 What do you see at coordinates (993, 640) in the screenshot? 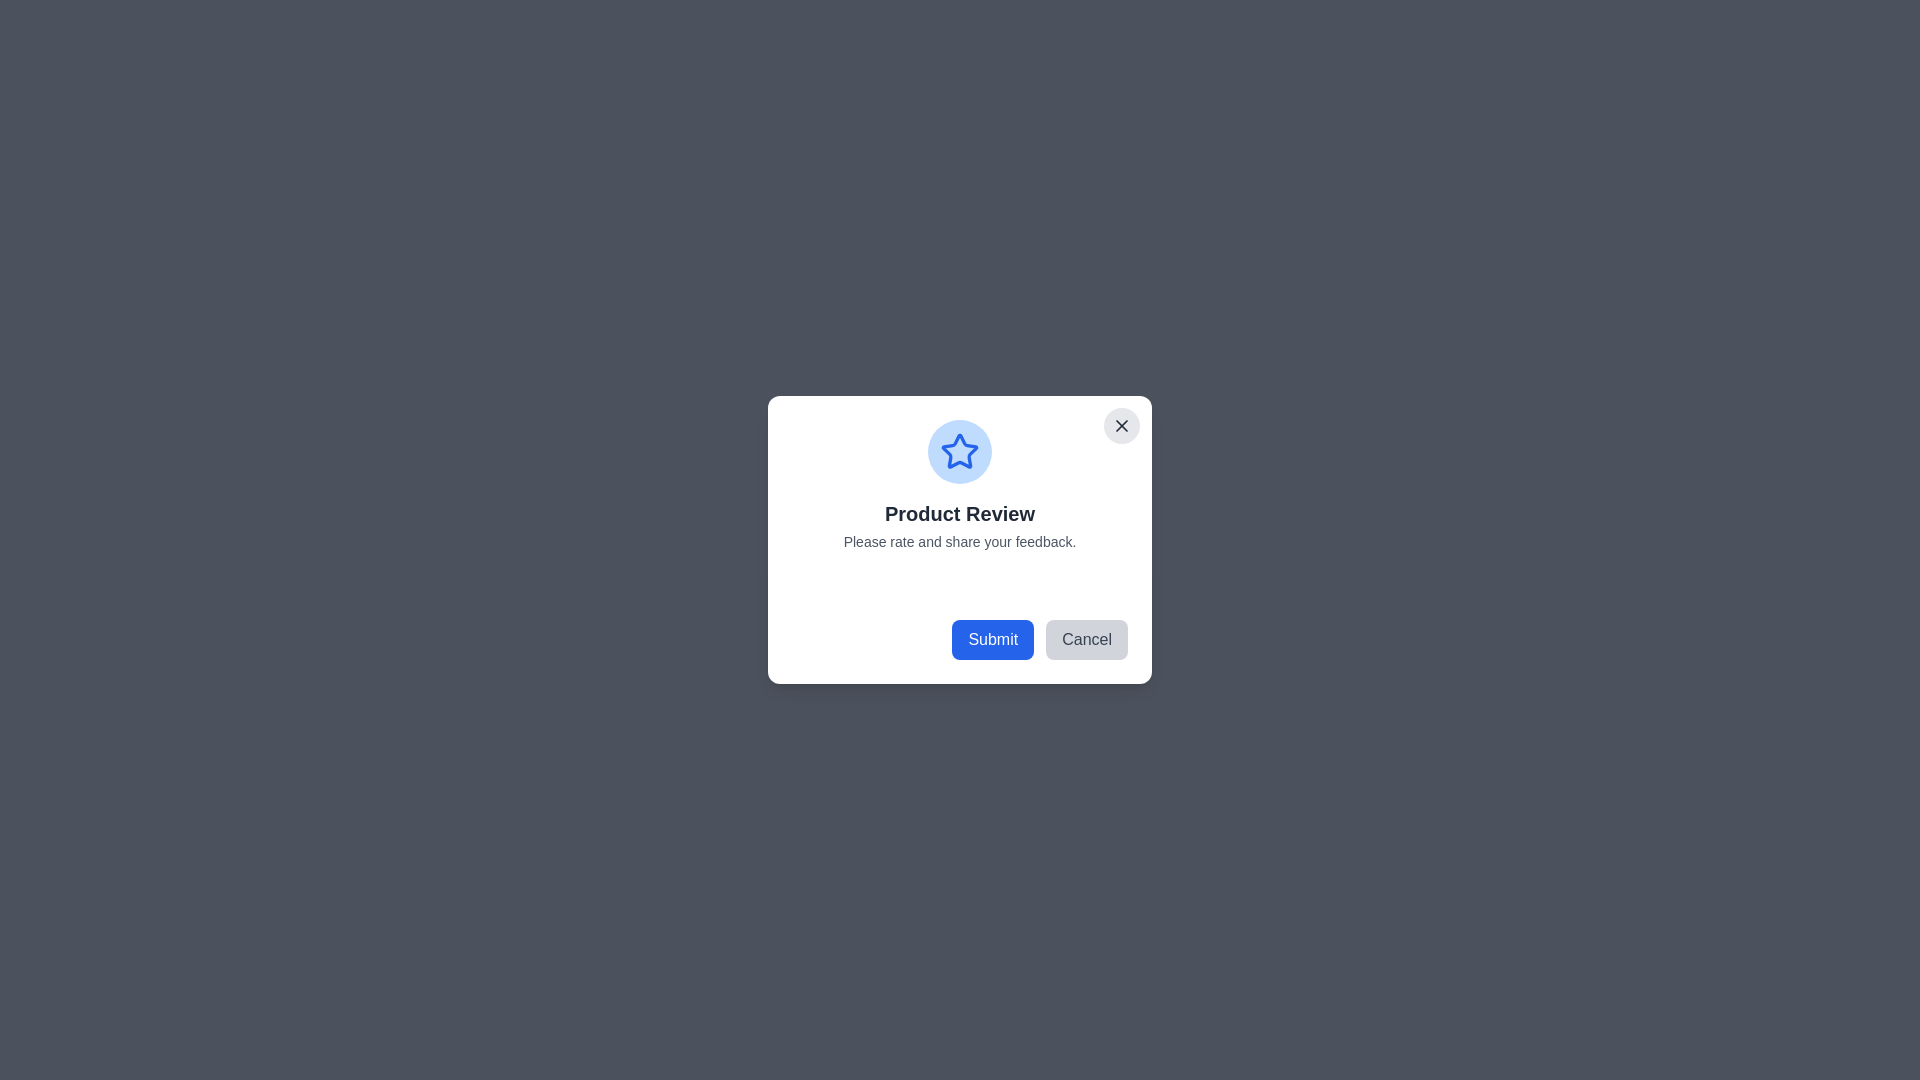
I see `the submit button for the product review, located under the 'Product Review' text, to change its appearance` at bounding box center [993, 640].